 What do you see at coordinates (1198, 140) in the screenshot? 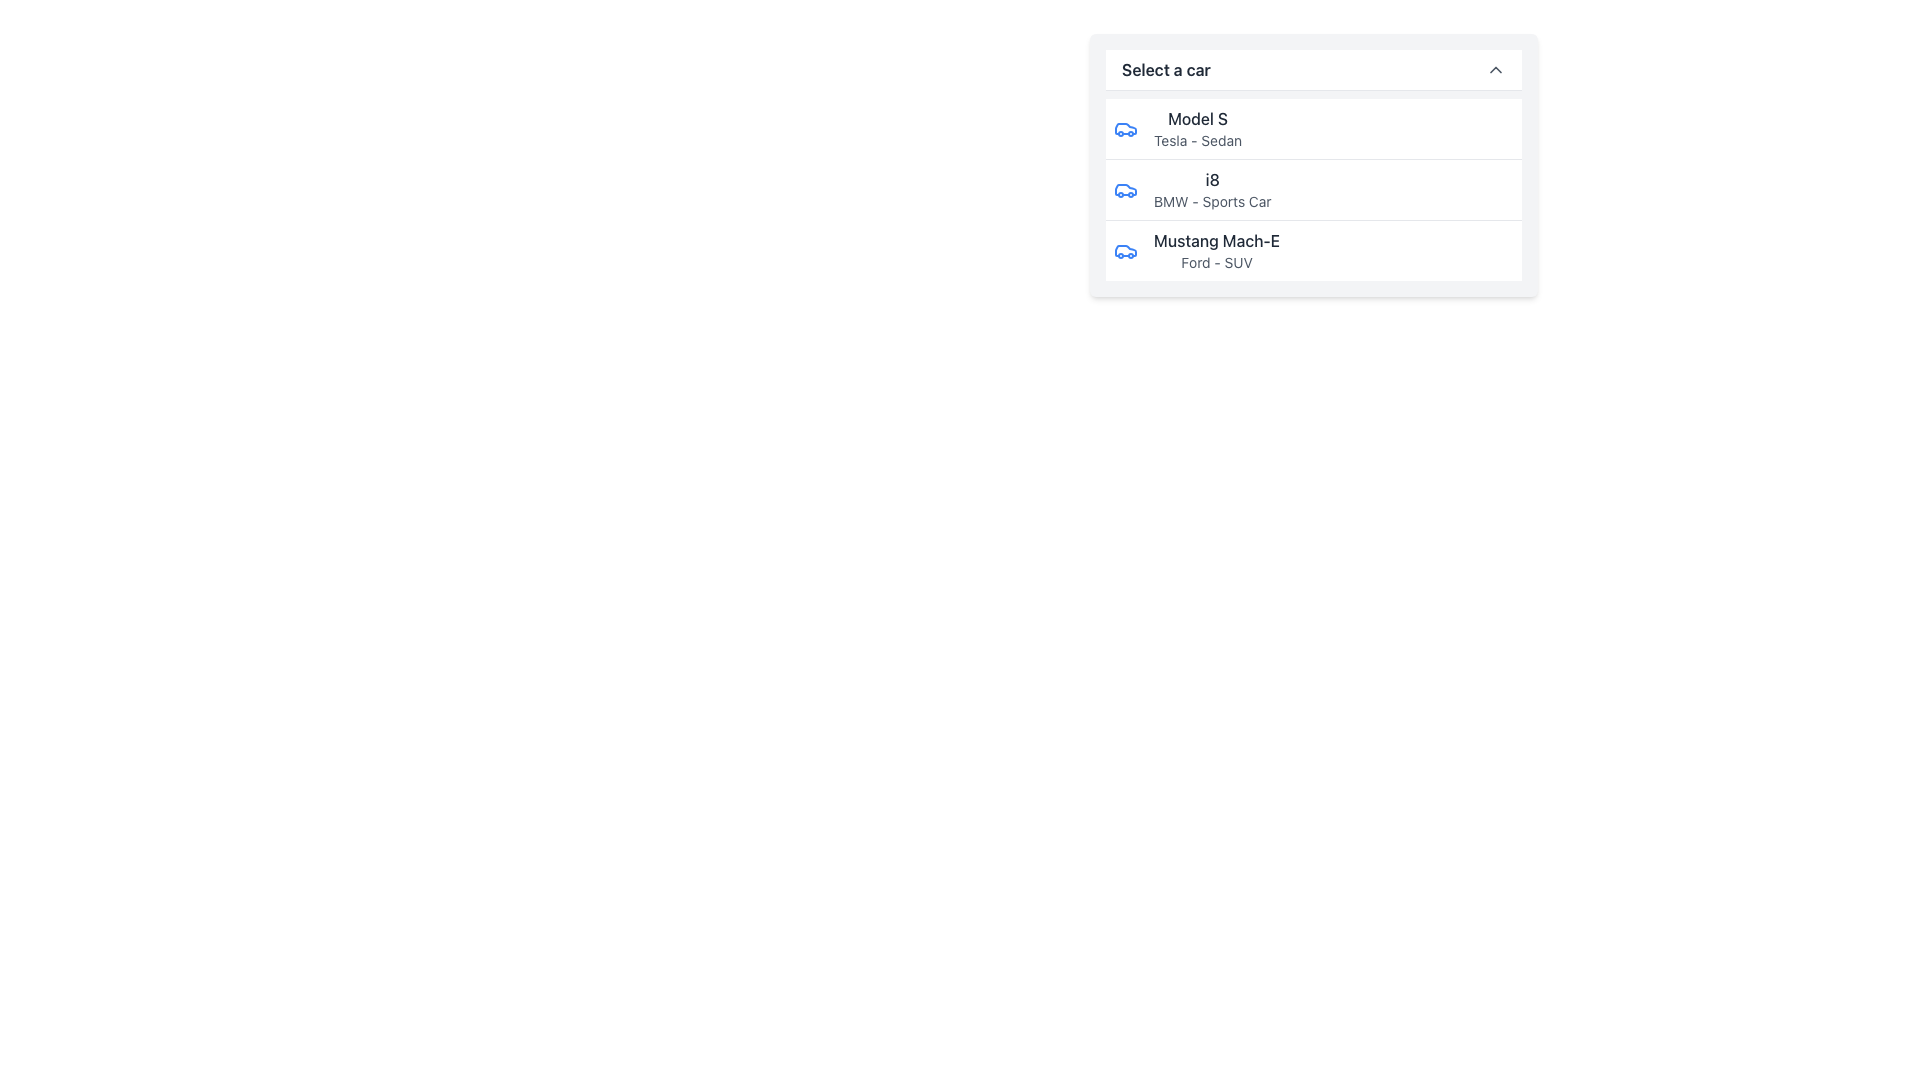
I see `text label 'Tesla - Sedan' located beneath 'Model S' in the dropdown menu under 'Select a car'` at bounding box center [1198, 140].